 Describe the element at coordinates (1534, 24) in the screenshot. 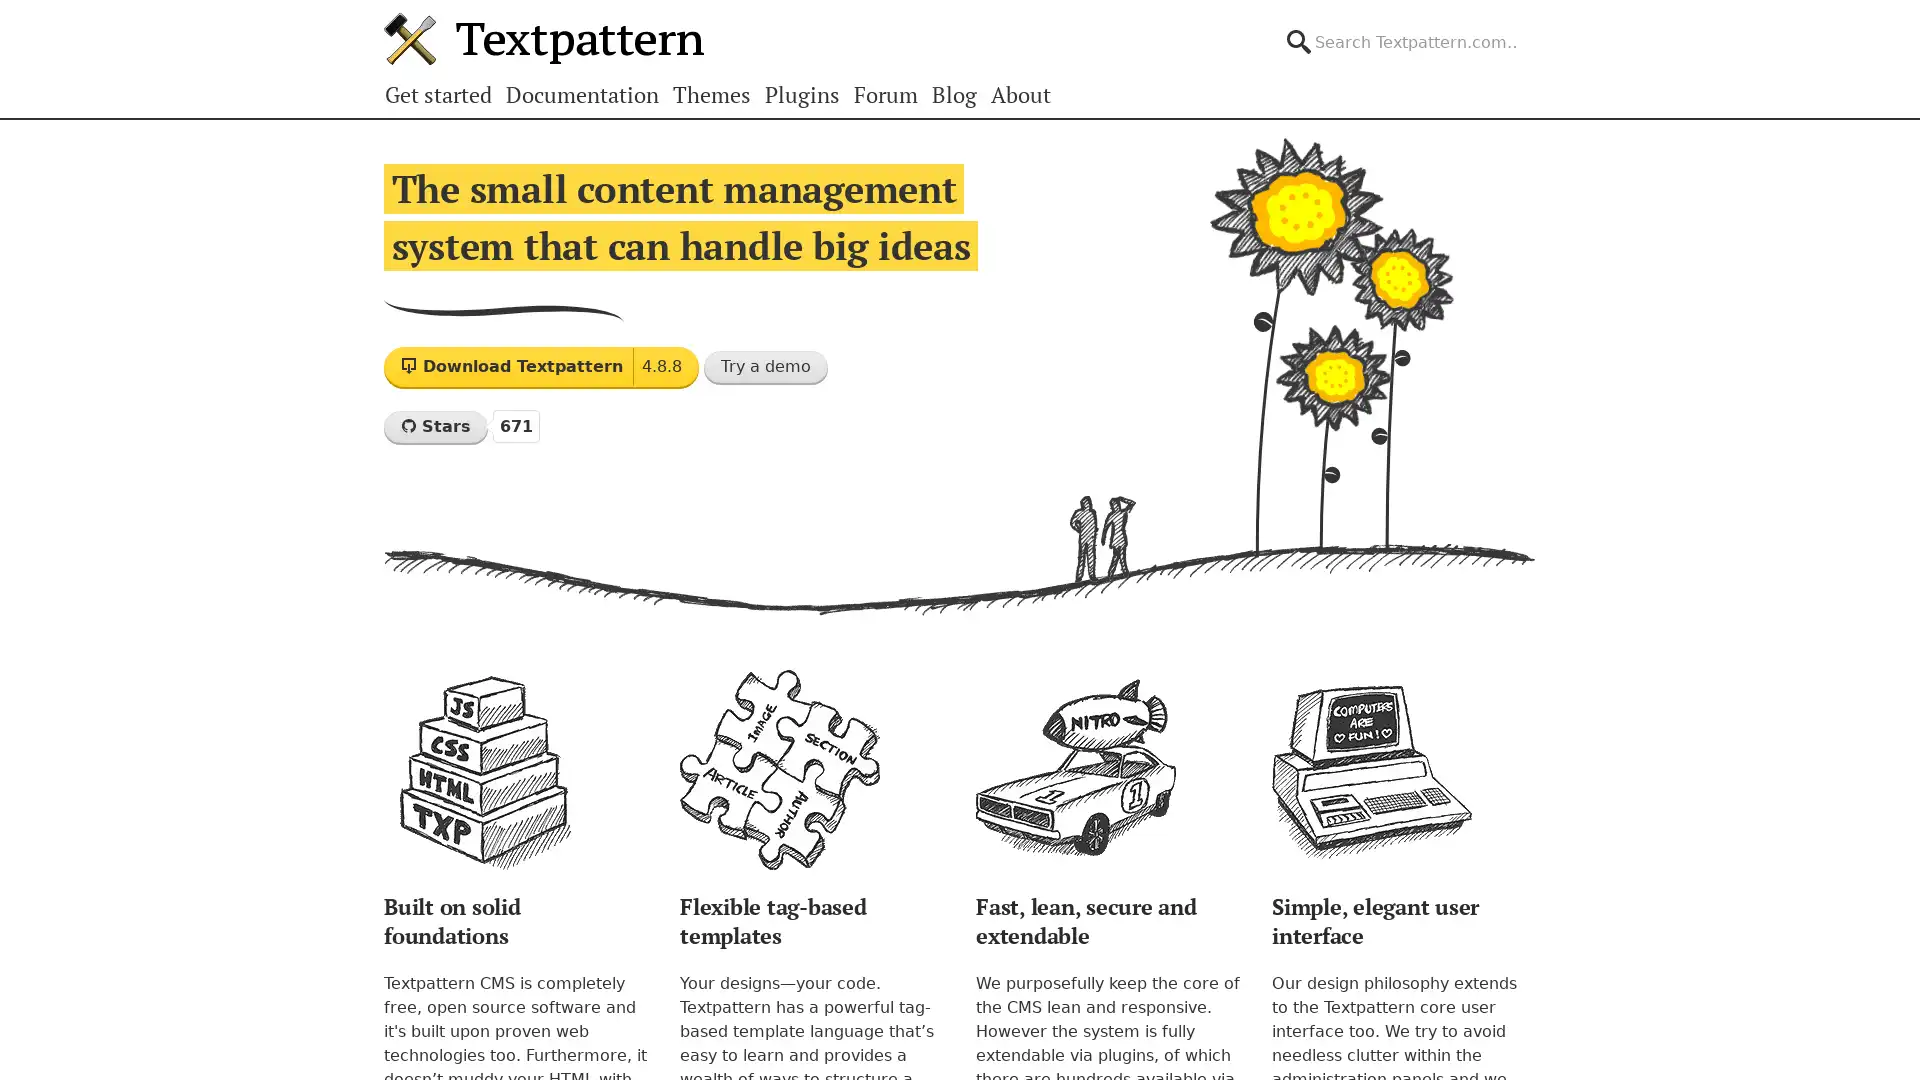

I see `Submit Search` at that location.